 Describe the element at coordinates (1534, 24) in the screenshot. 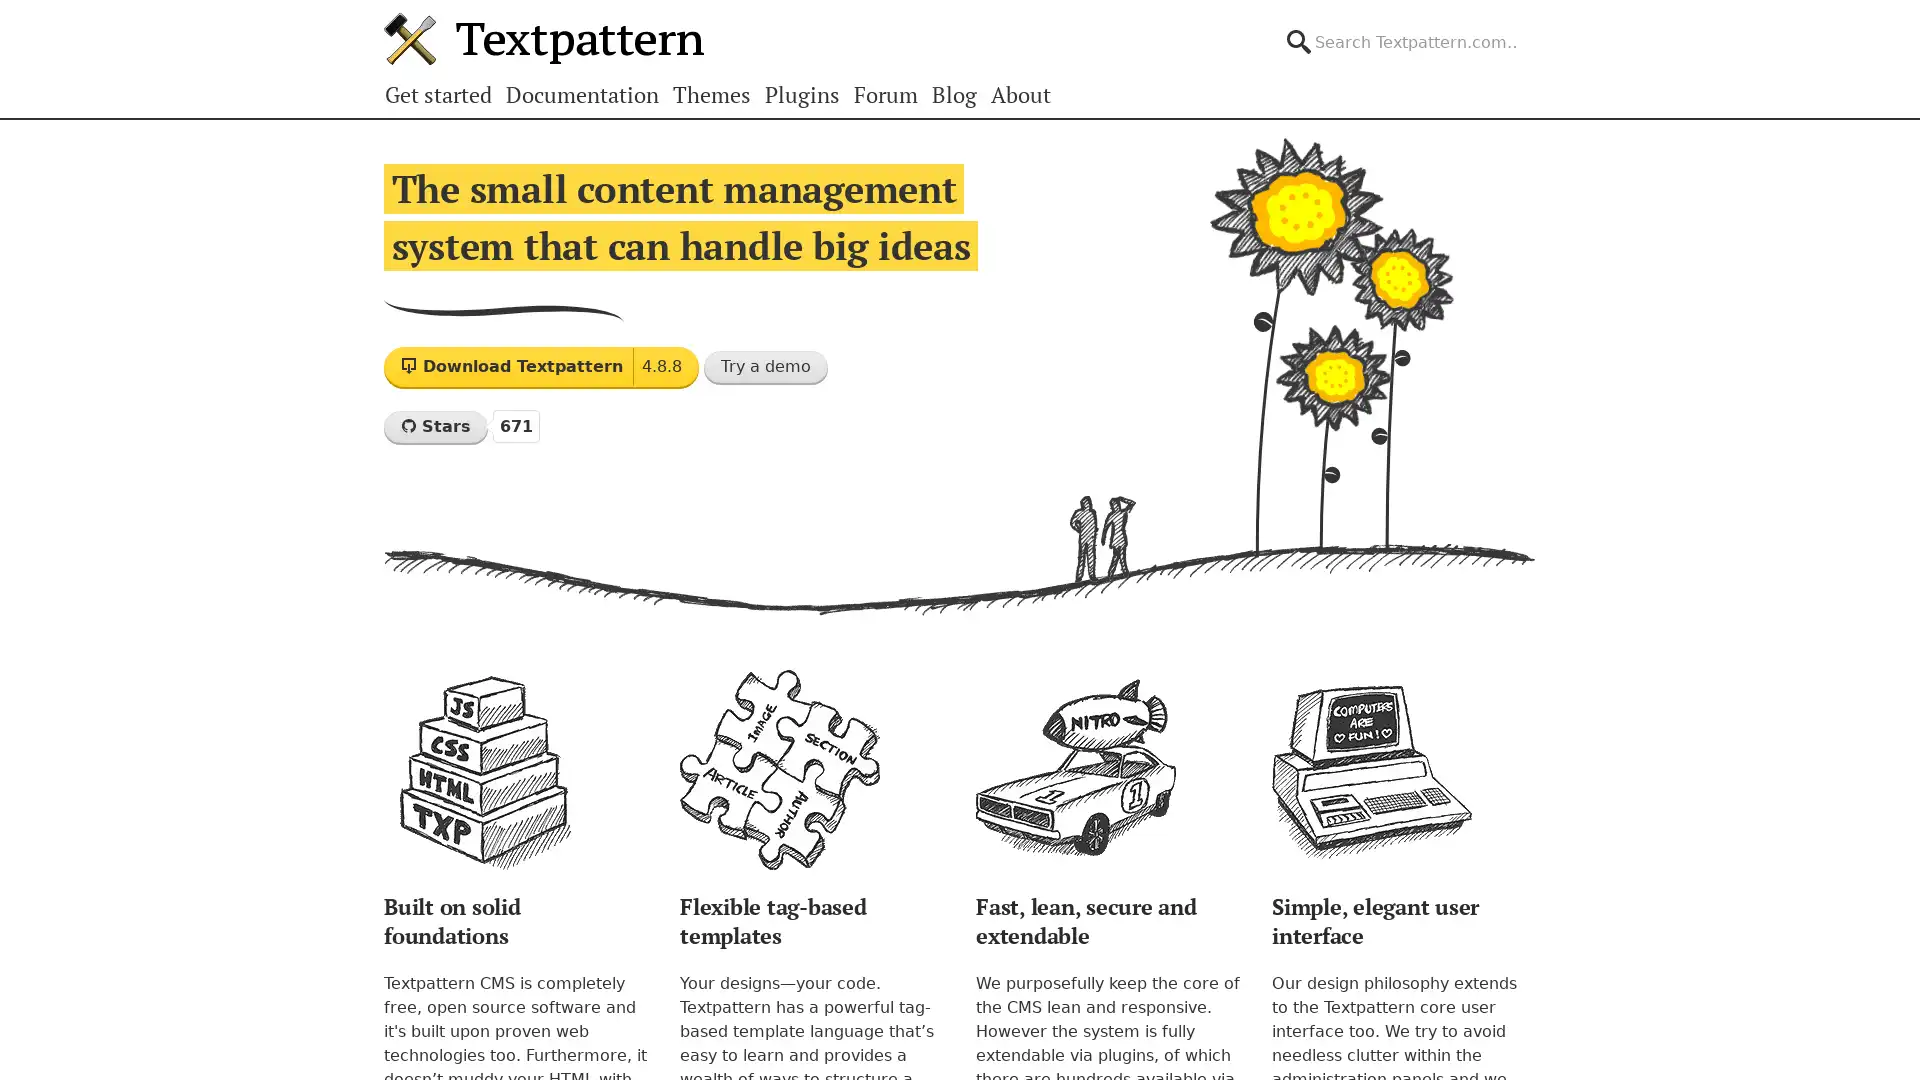

I see `Submit Search` at that location.